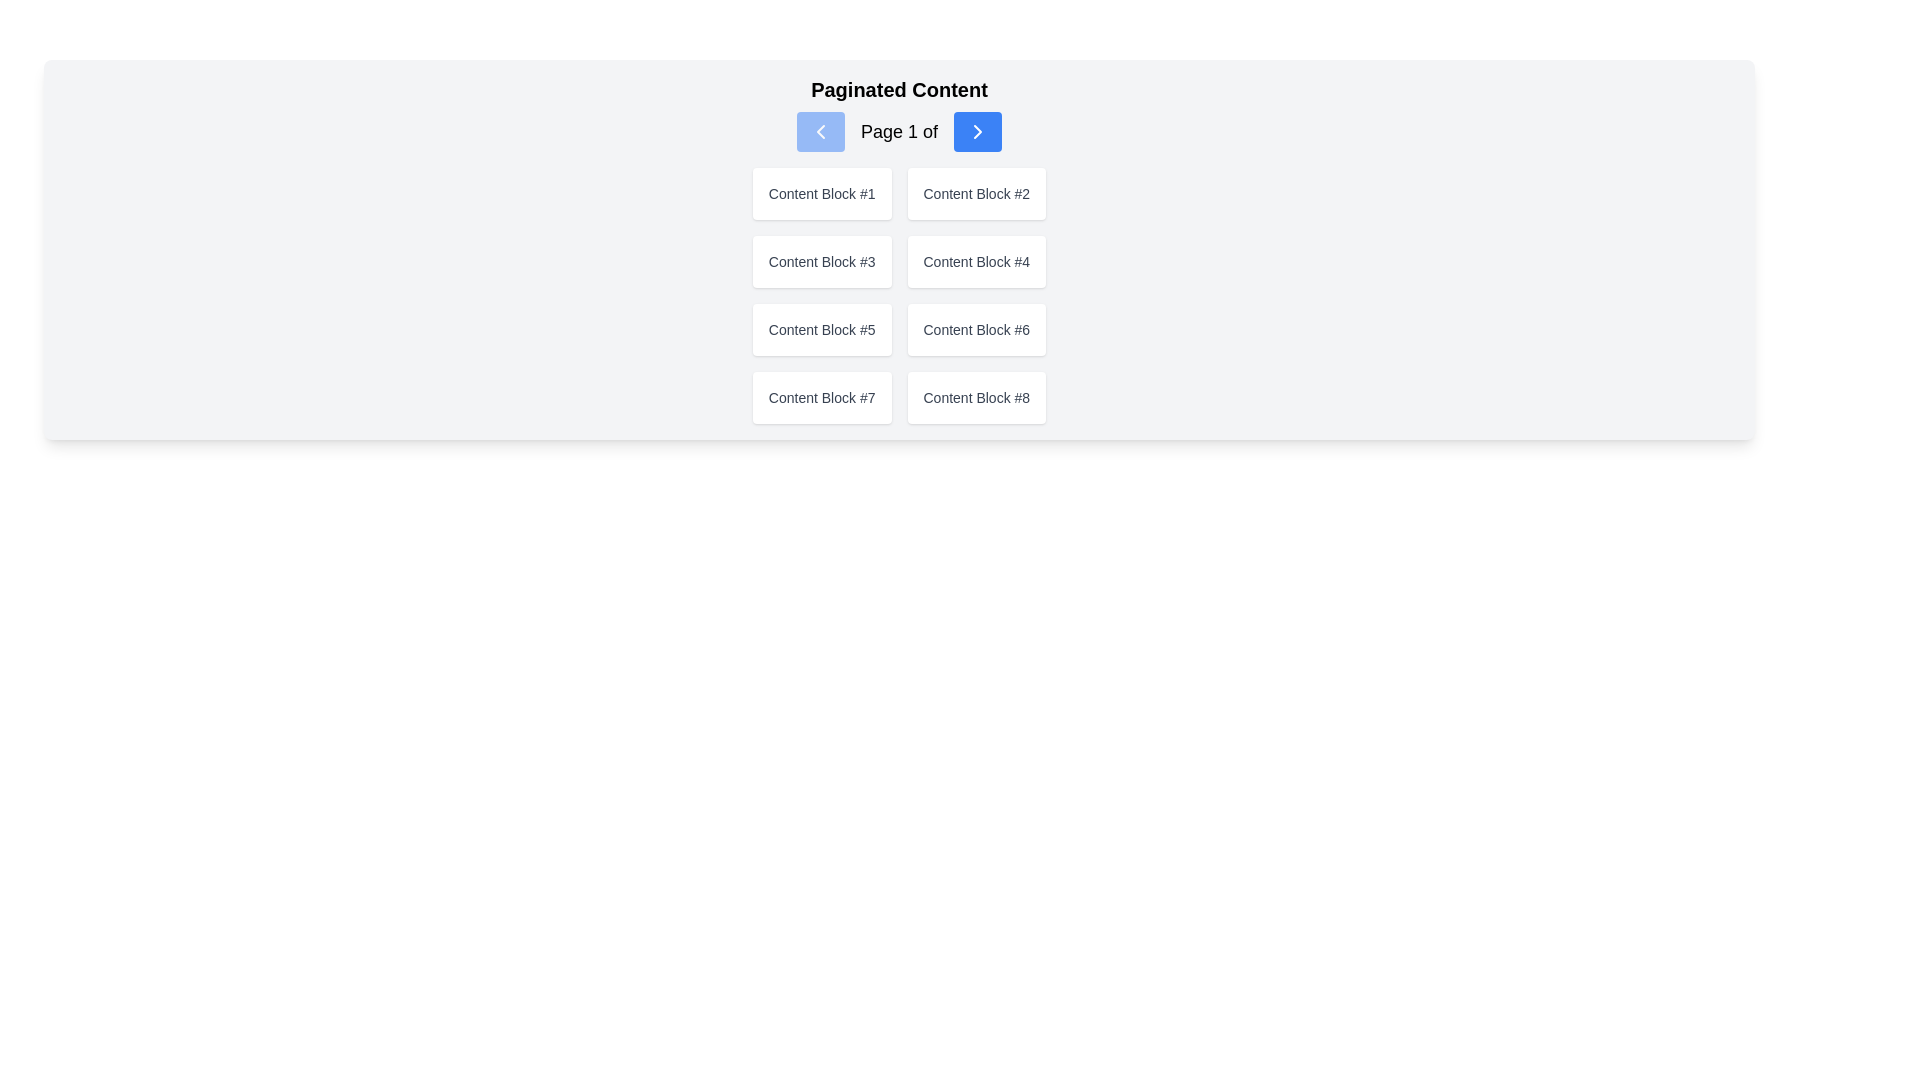 This screenshot has height=1080, width=1920. Describe the element at coordinates (976, 193) in the screenshot. I see `the text content of the Content Block #2, which is a rectangular block with a white background and rounded corners, located in the first row, second column of the grid layout` at that location.